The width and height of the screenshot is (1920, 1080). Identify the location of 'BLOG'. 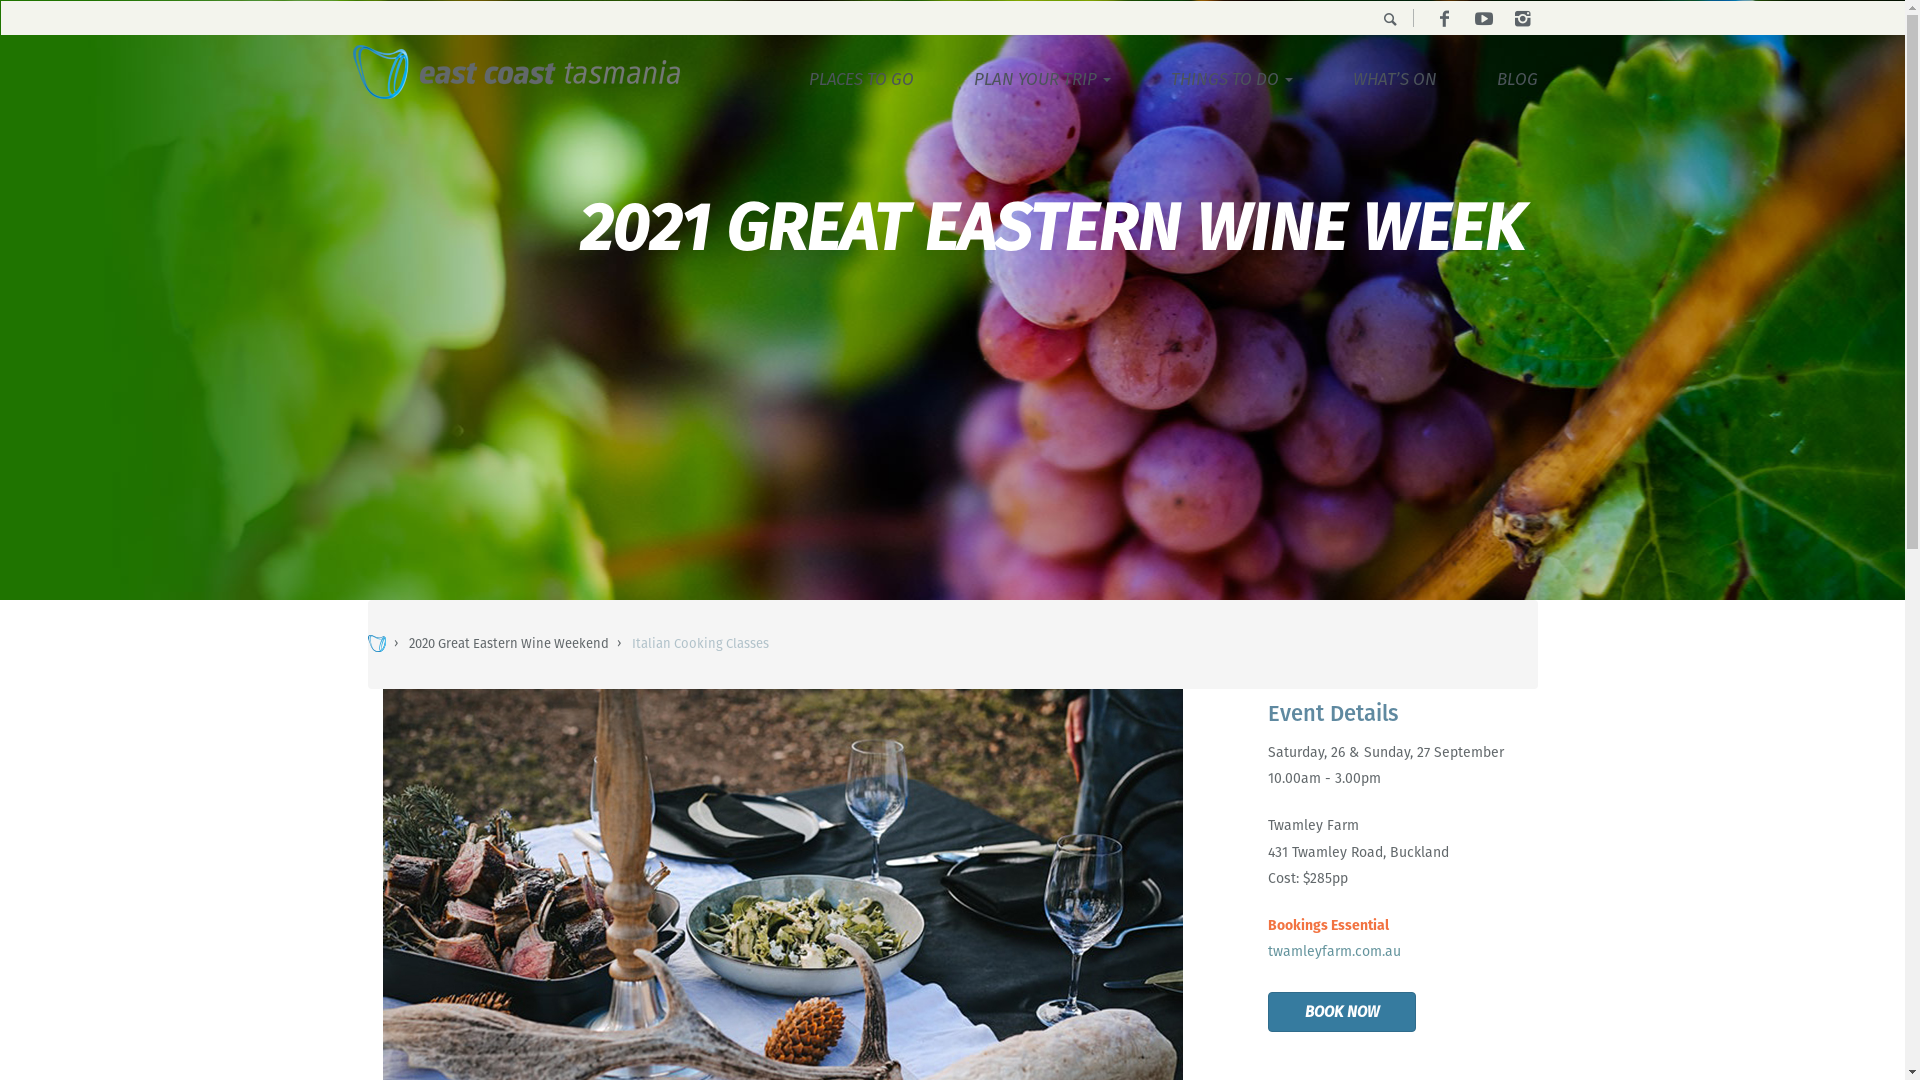
(1465, 77).